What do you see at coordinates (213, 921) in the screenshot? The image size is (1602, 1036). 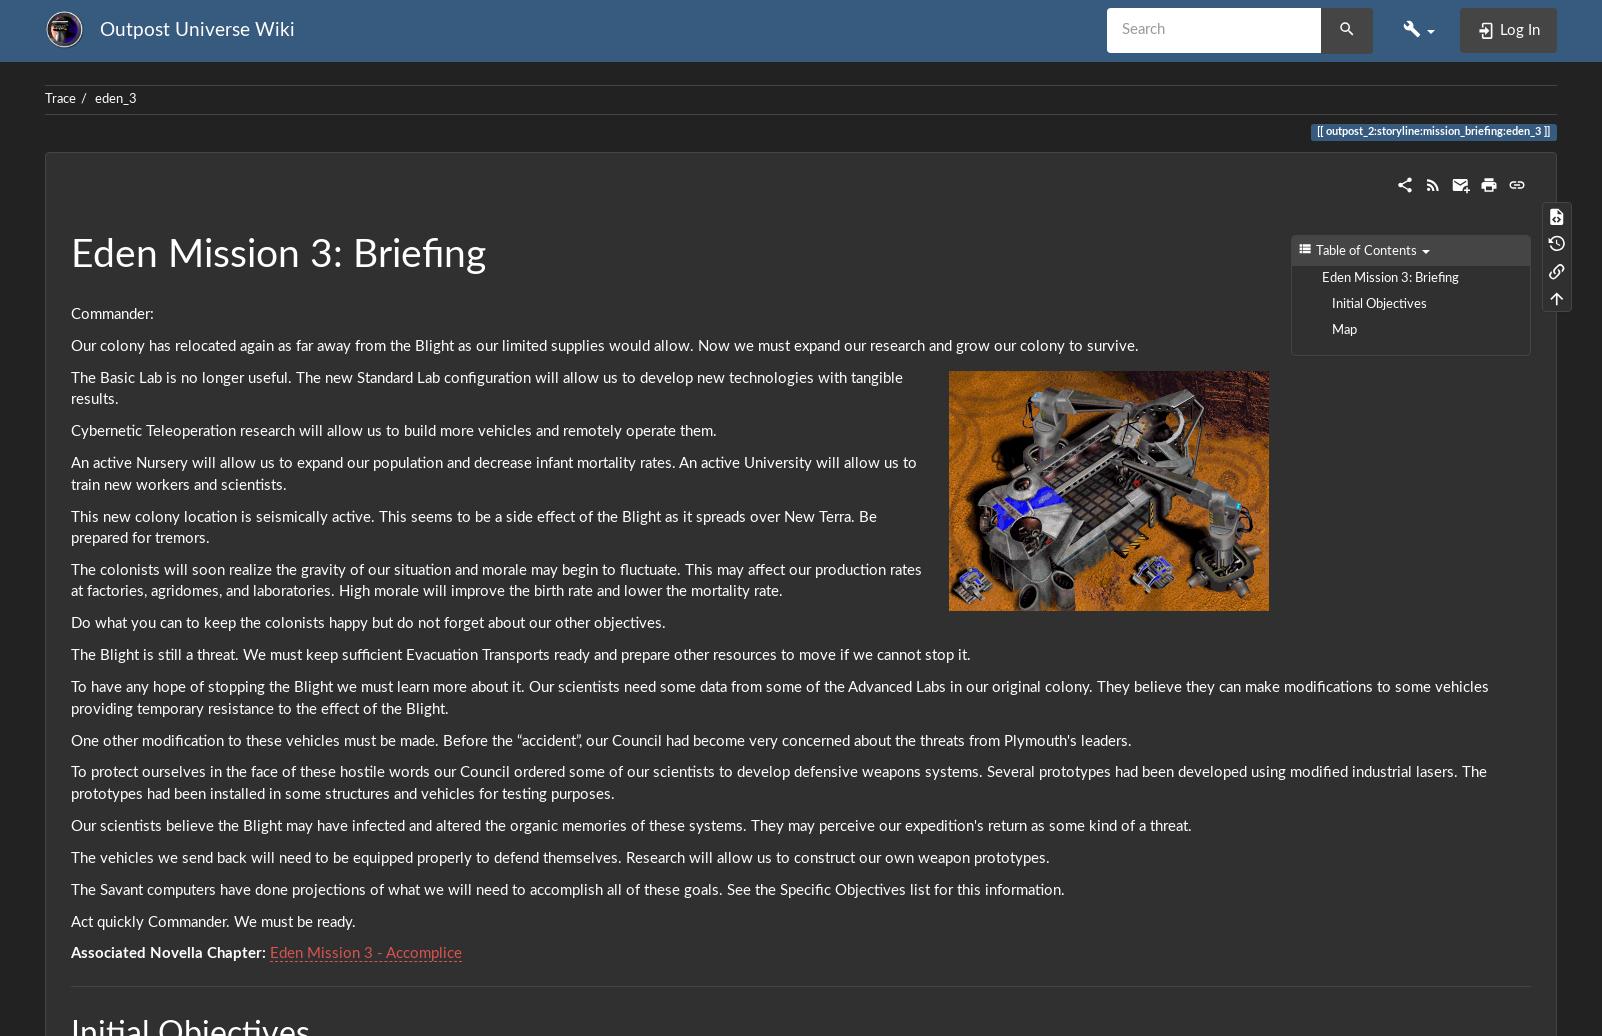 I see `'Act quickly Commander.  We must be ready.'` at bounding box center [213, 921].